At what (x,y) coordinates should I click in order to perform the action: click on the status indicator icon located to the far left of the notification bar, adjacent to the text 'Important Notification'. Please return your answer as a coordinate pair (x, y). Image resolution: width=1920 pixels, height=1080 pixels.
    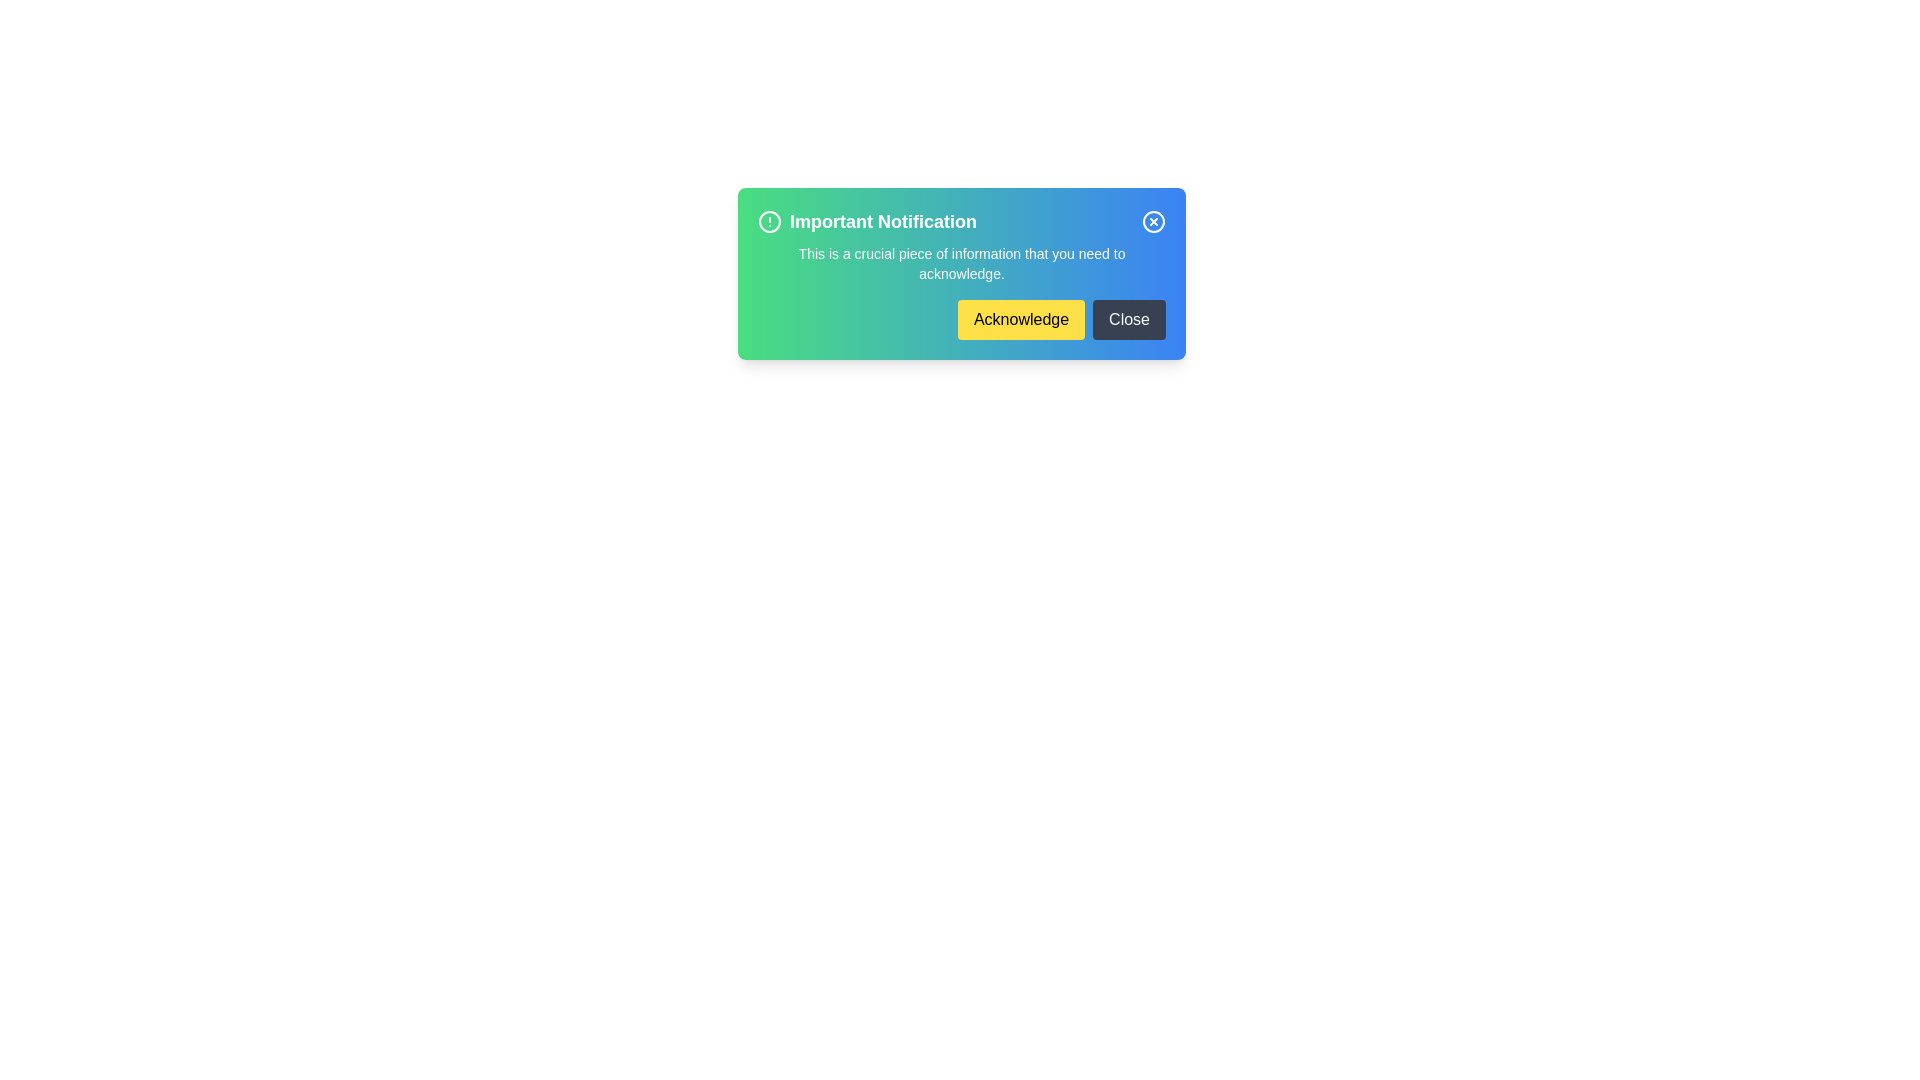
    Looking at the image, I should click on (768, 222).